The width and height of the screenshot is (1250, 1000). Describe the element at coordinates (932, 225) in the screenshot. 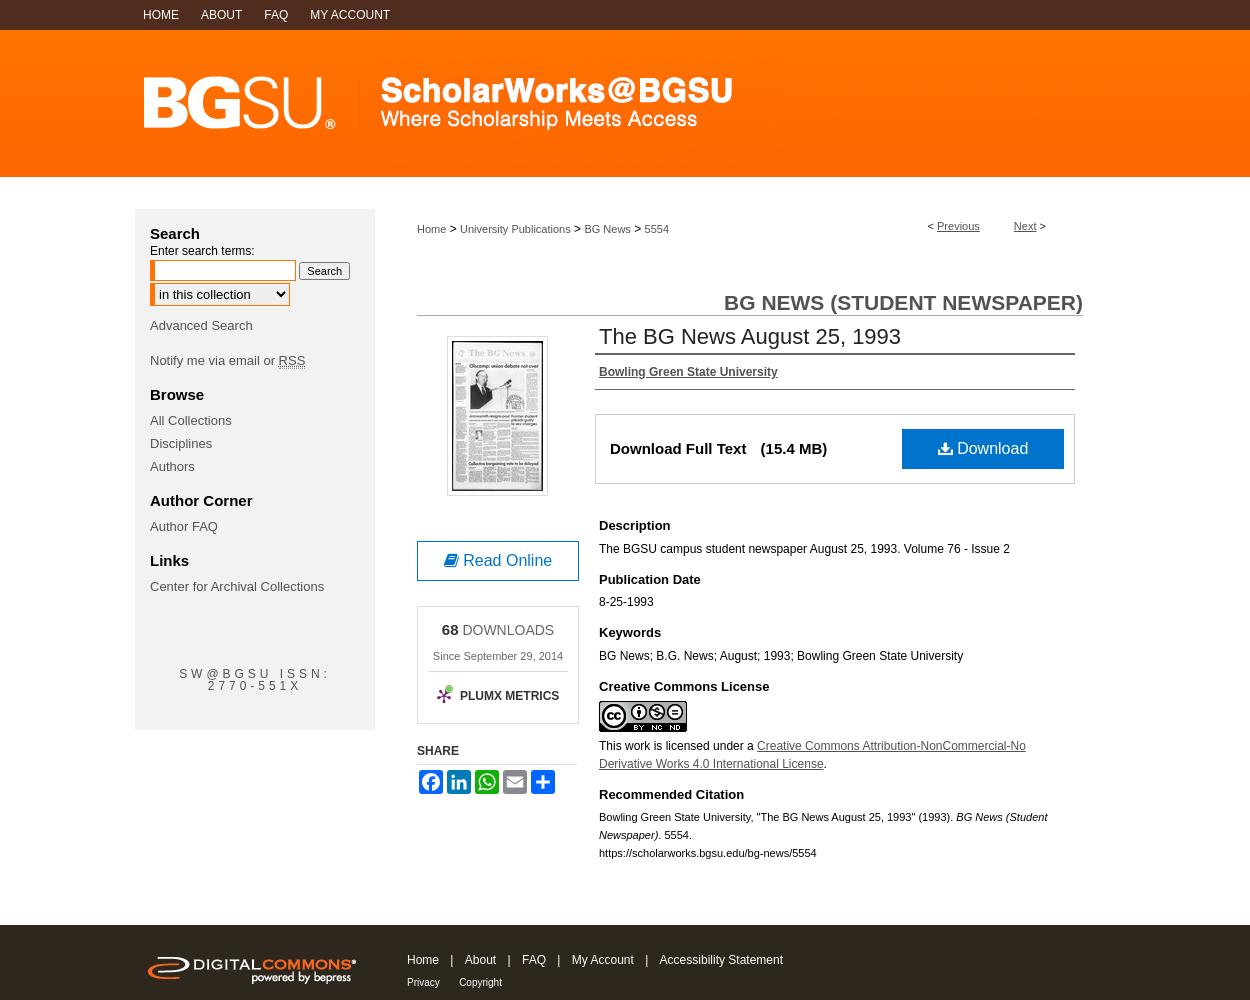

I see `'<'` at that location.